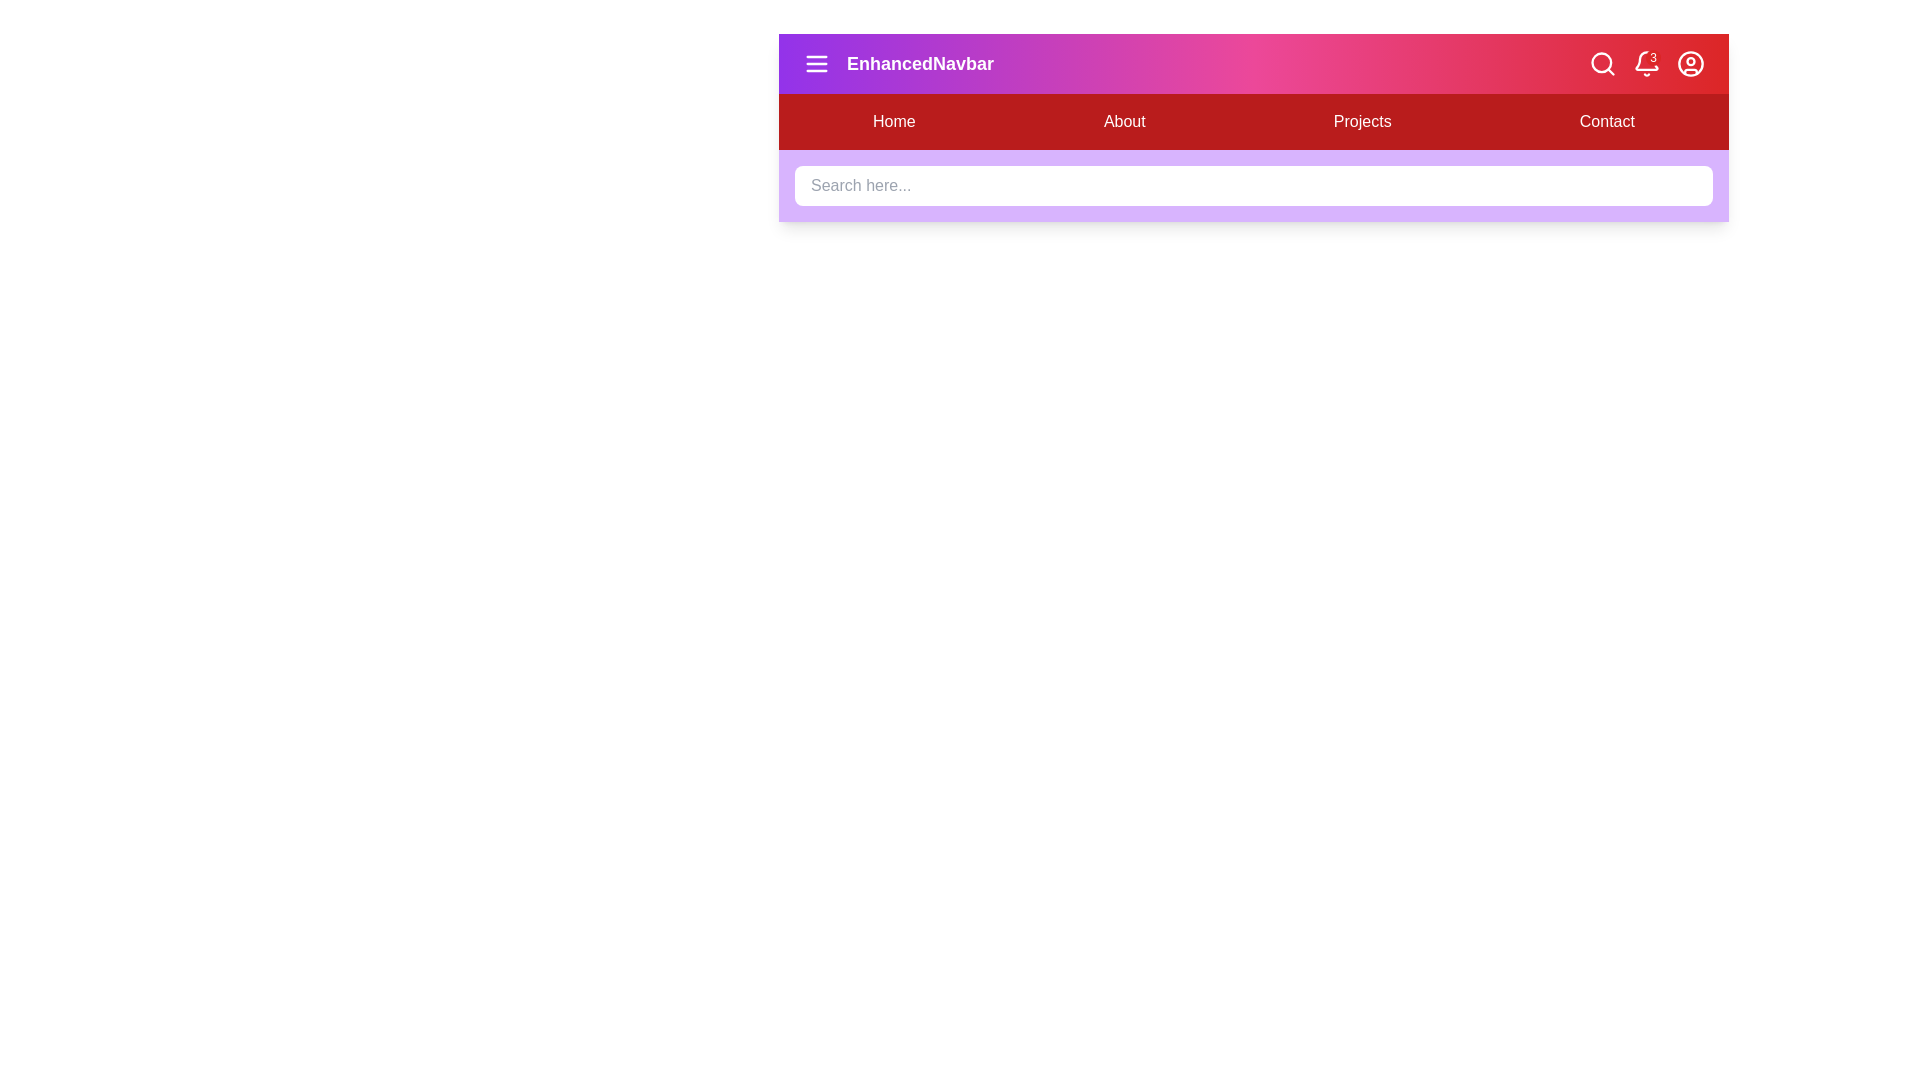 The width and height of the screenshot is (1920, 1080). I want to click on the notification bell icon to view notifications, so click(1646, 63).